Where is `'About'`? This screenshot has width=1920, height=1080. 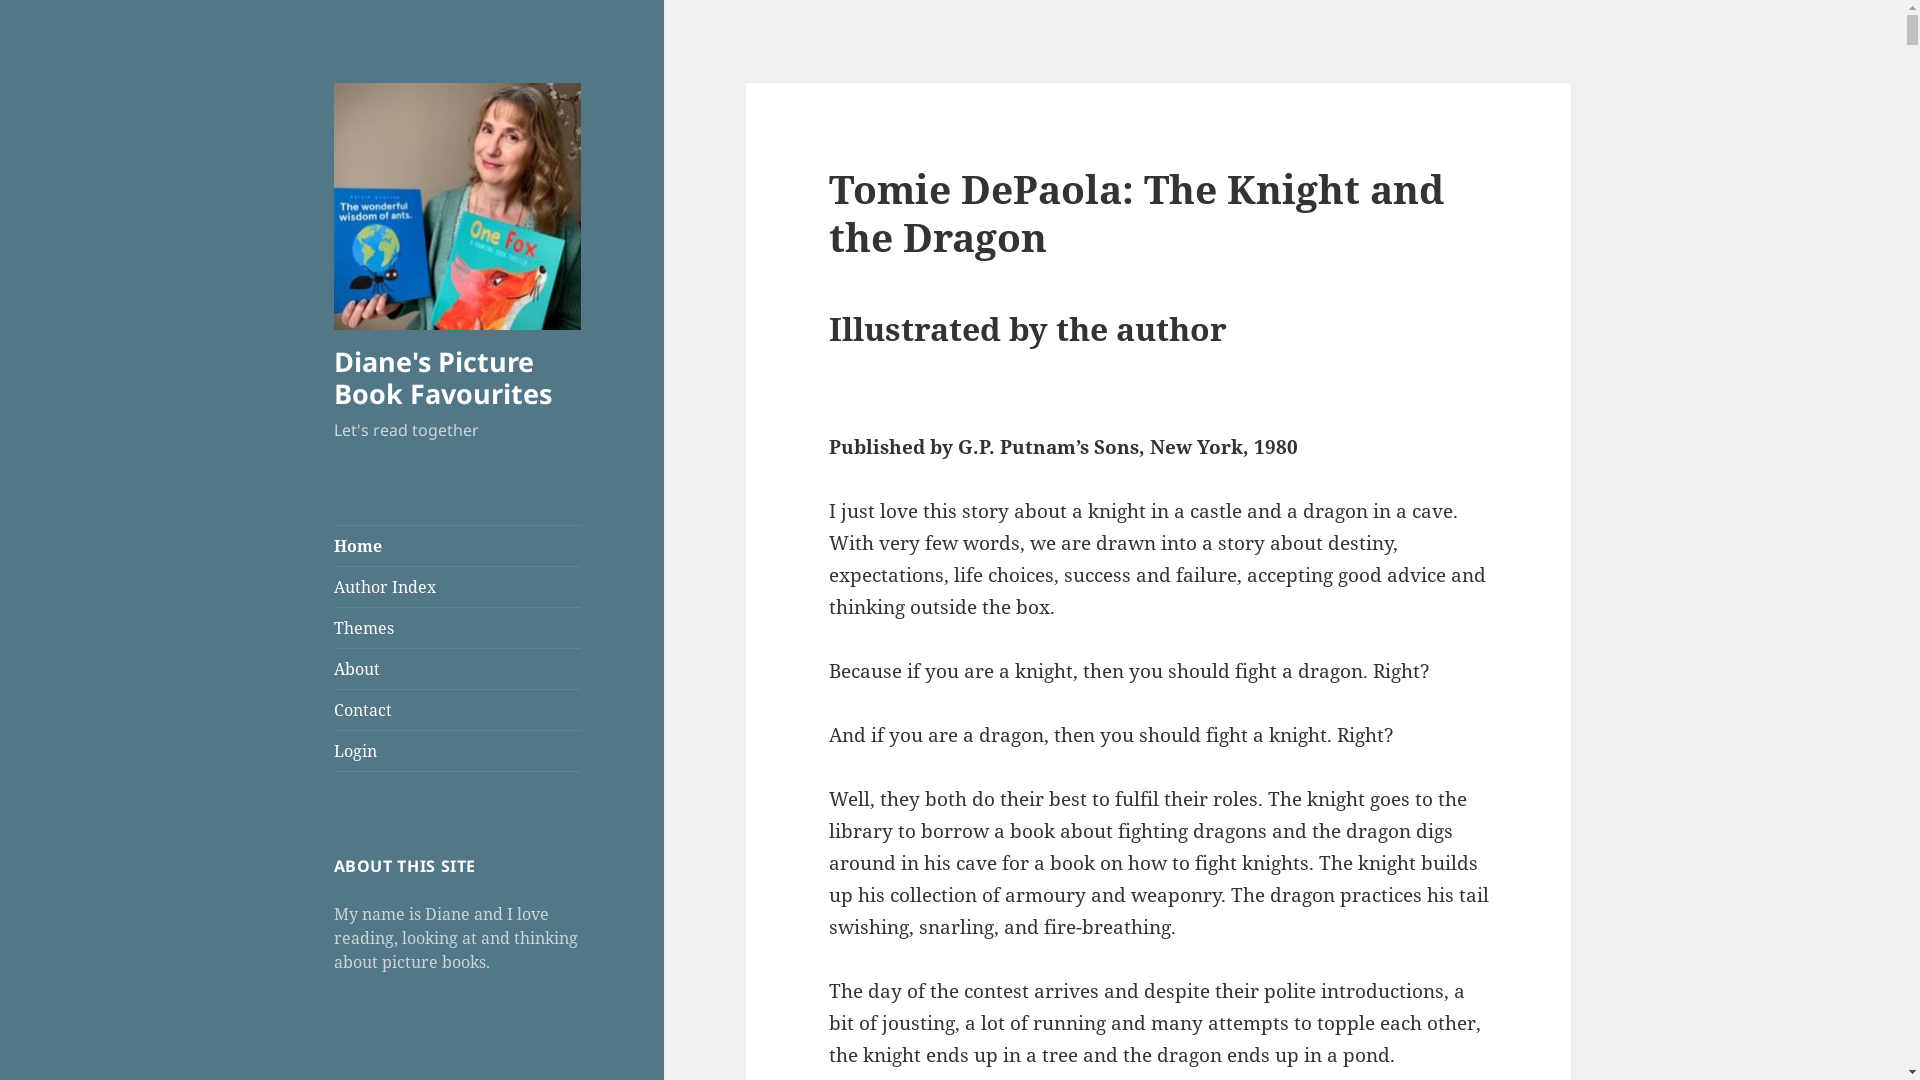 'About' is located at coordinates (456, 668).